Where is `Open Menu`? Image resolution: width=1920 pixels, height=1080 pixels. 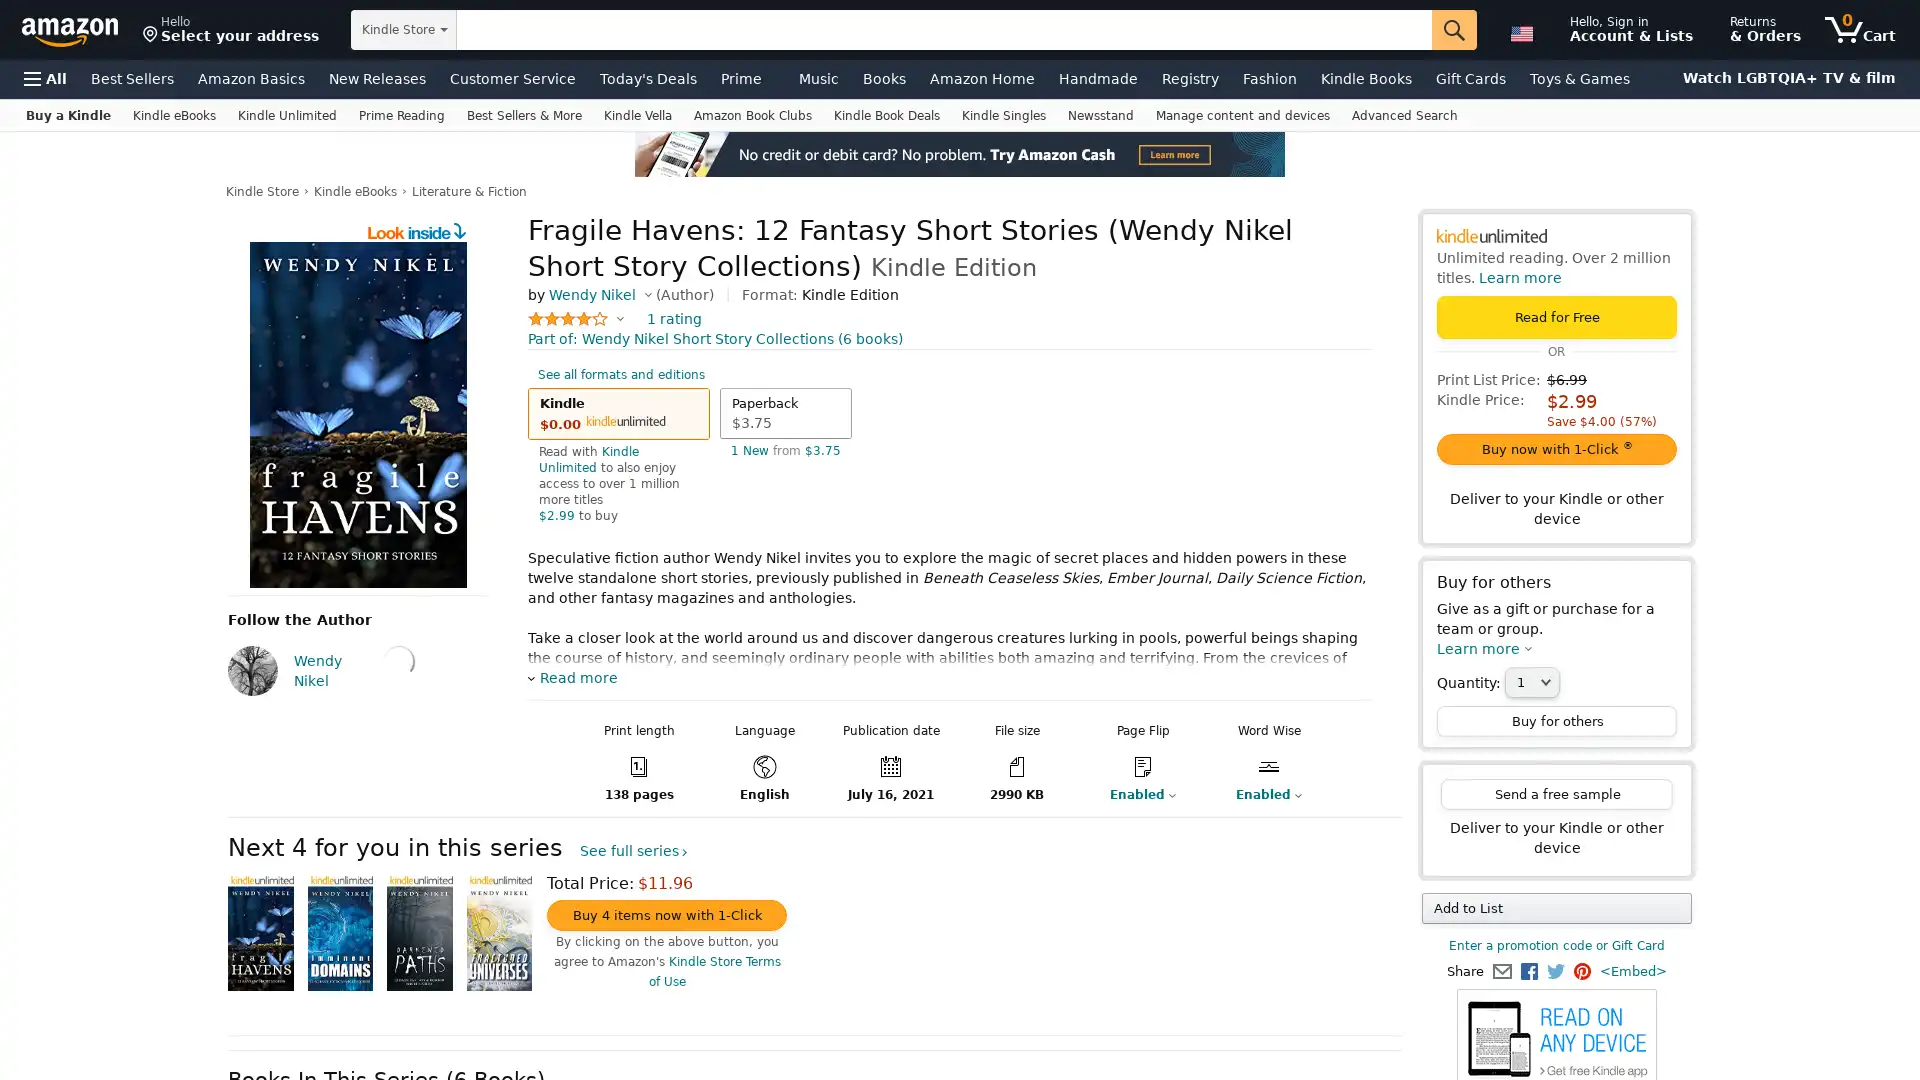 Open Menu is located at coordinates (45, 77).